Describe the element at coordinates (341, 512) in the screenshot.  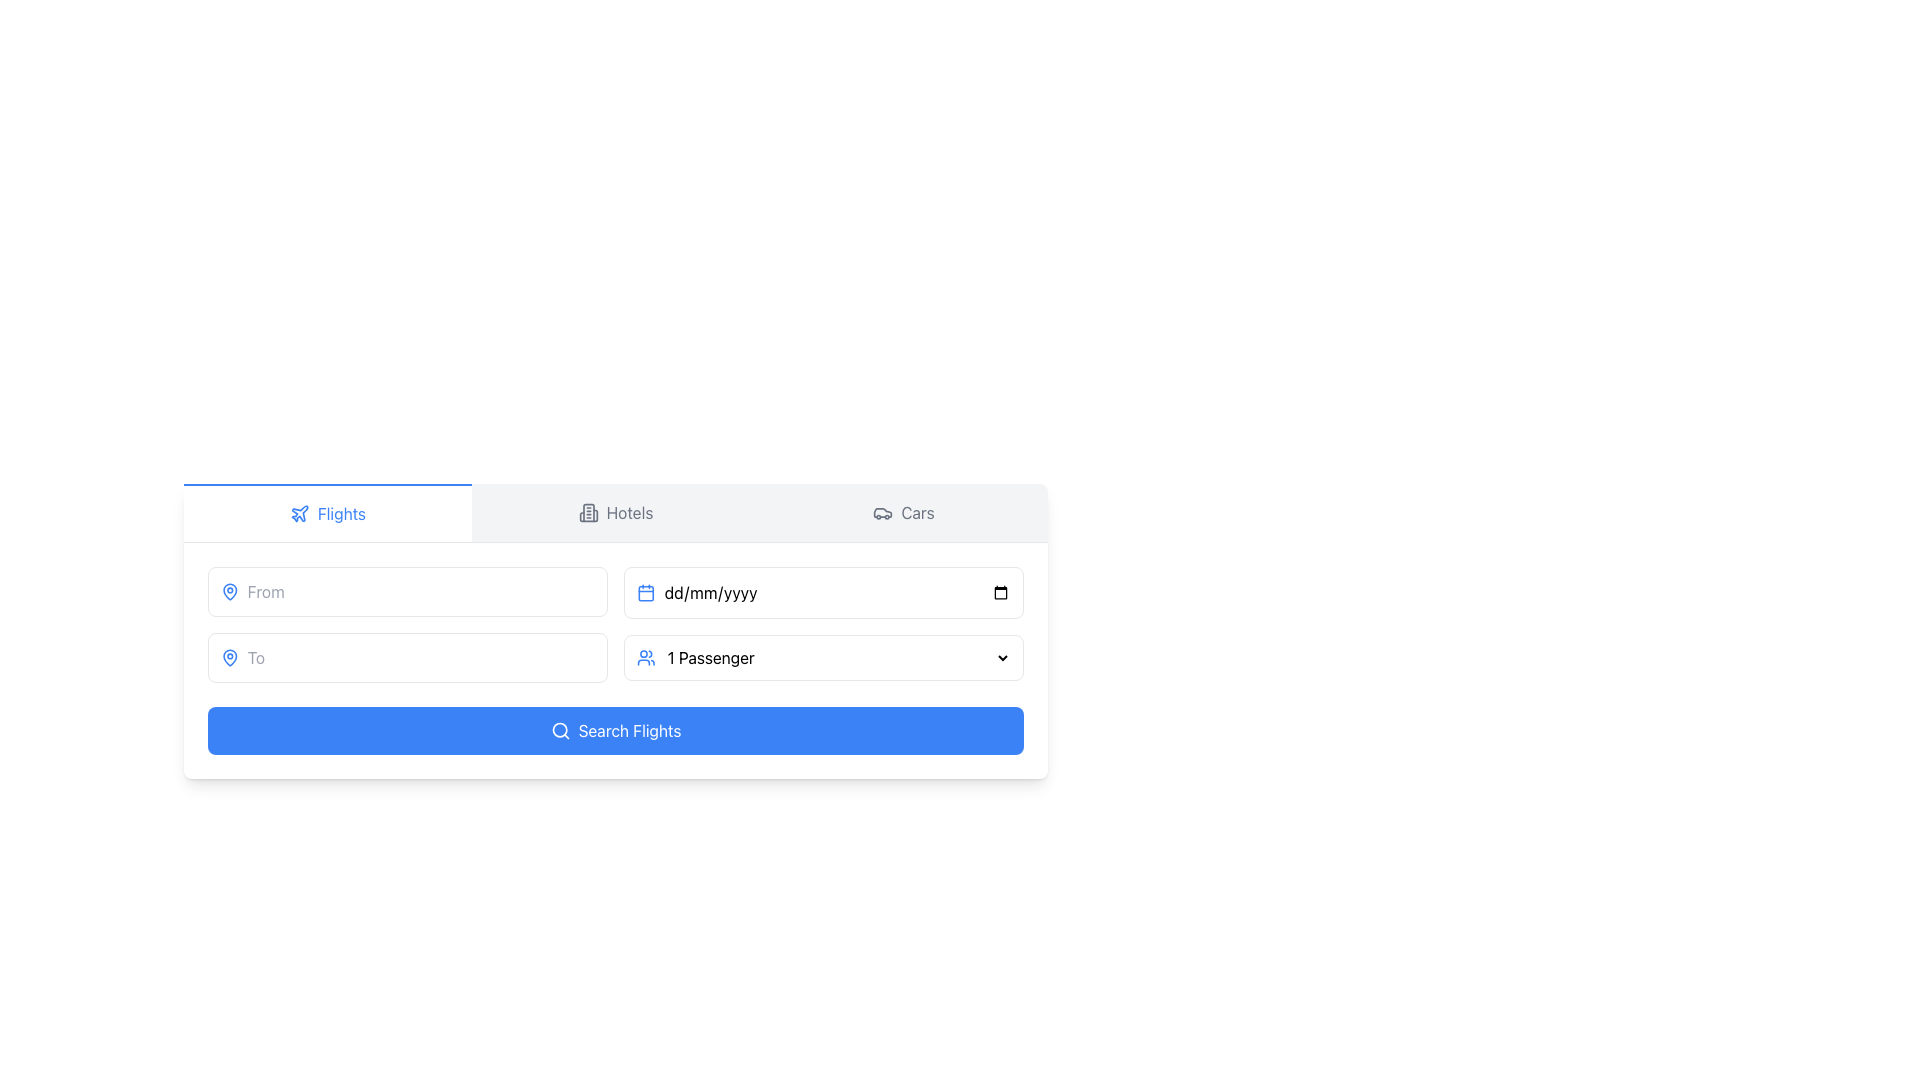
I see `the 'Flights' label in the navigation bar, which is located between the airplane icon and the 'Hotels' tab` at that location.